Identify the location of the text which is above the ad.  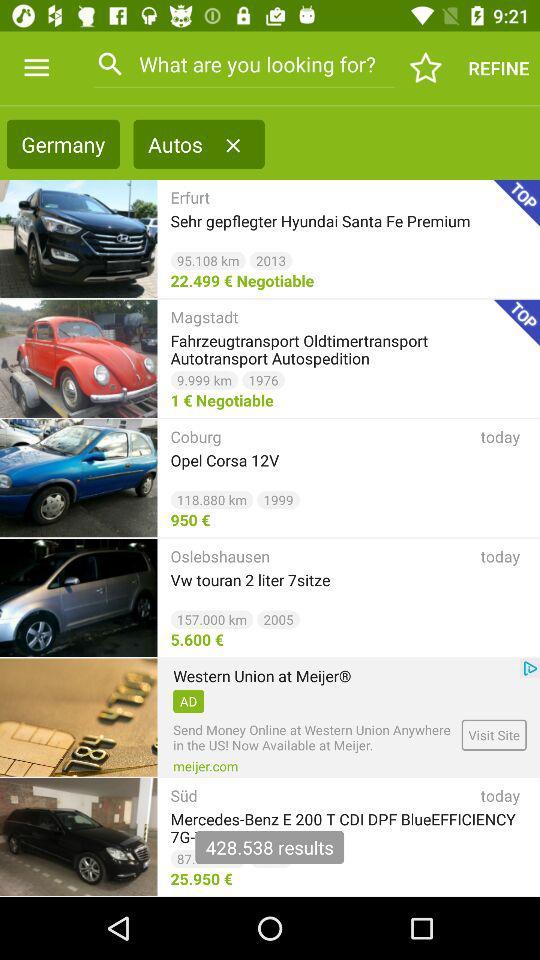
(262, 676).